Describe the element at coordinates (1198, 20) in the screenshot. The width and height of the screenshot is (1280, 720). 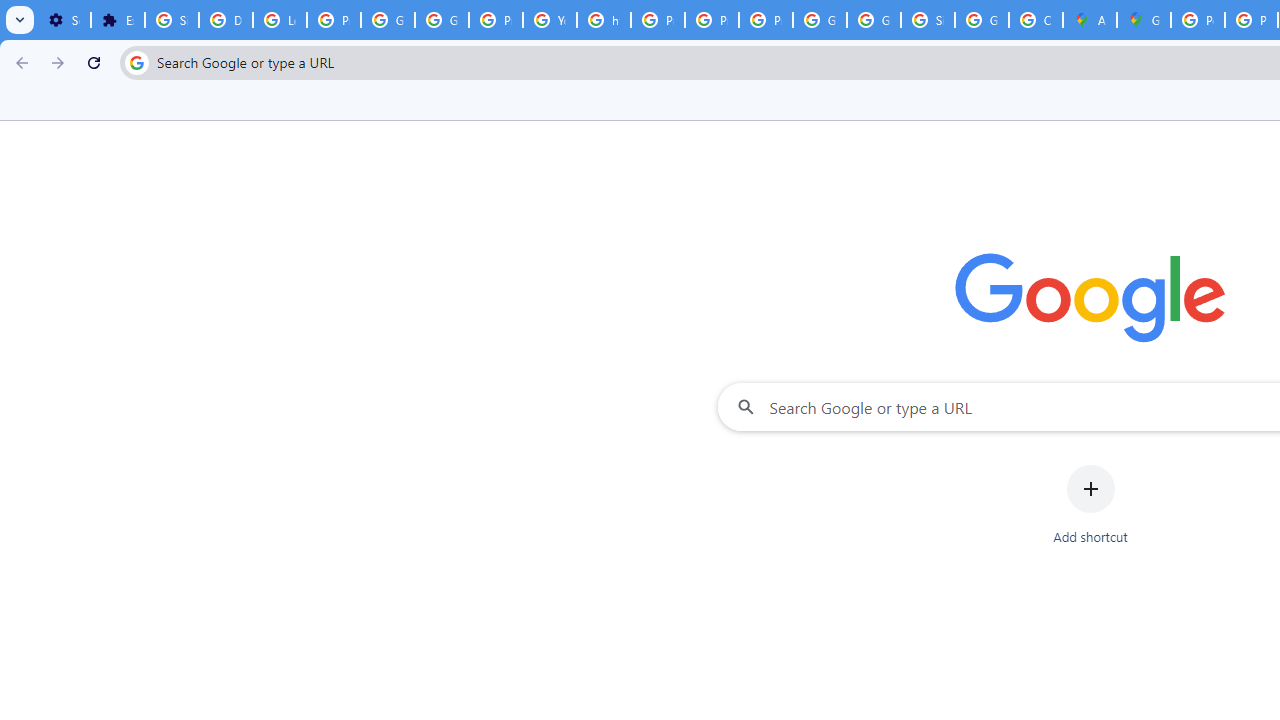
I see `'Policy Accountability and Transparency - Transparency Center'` at that location.